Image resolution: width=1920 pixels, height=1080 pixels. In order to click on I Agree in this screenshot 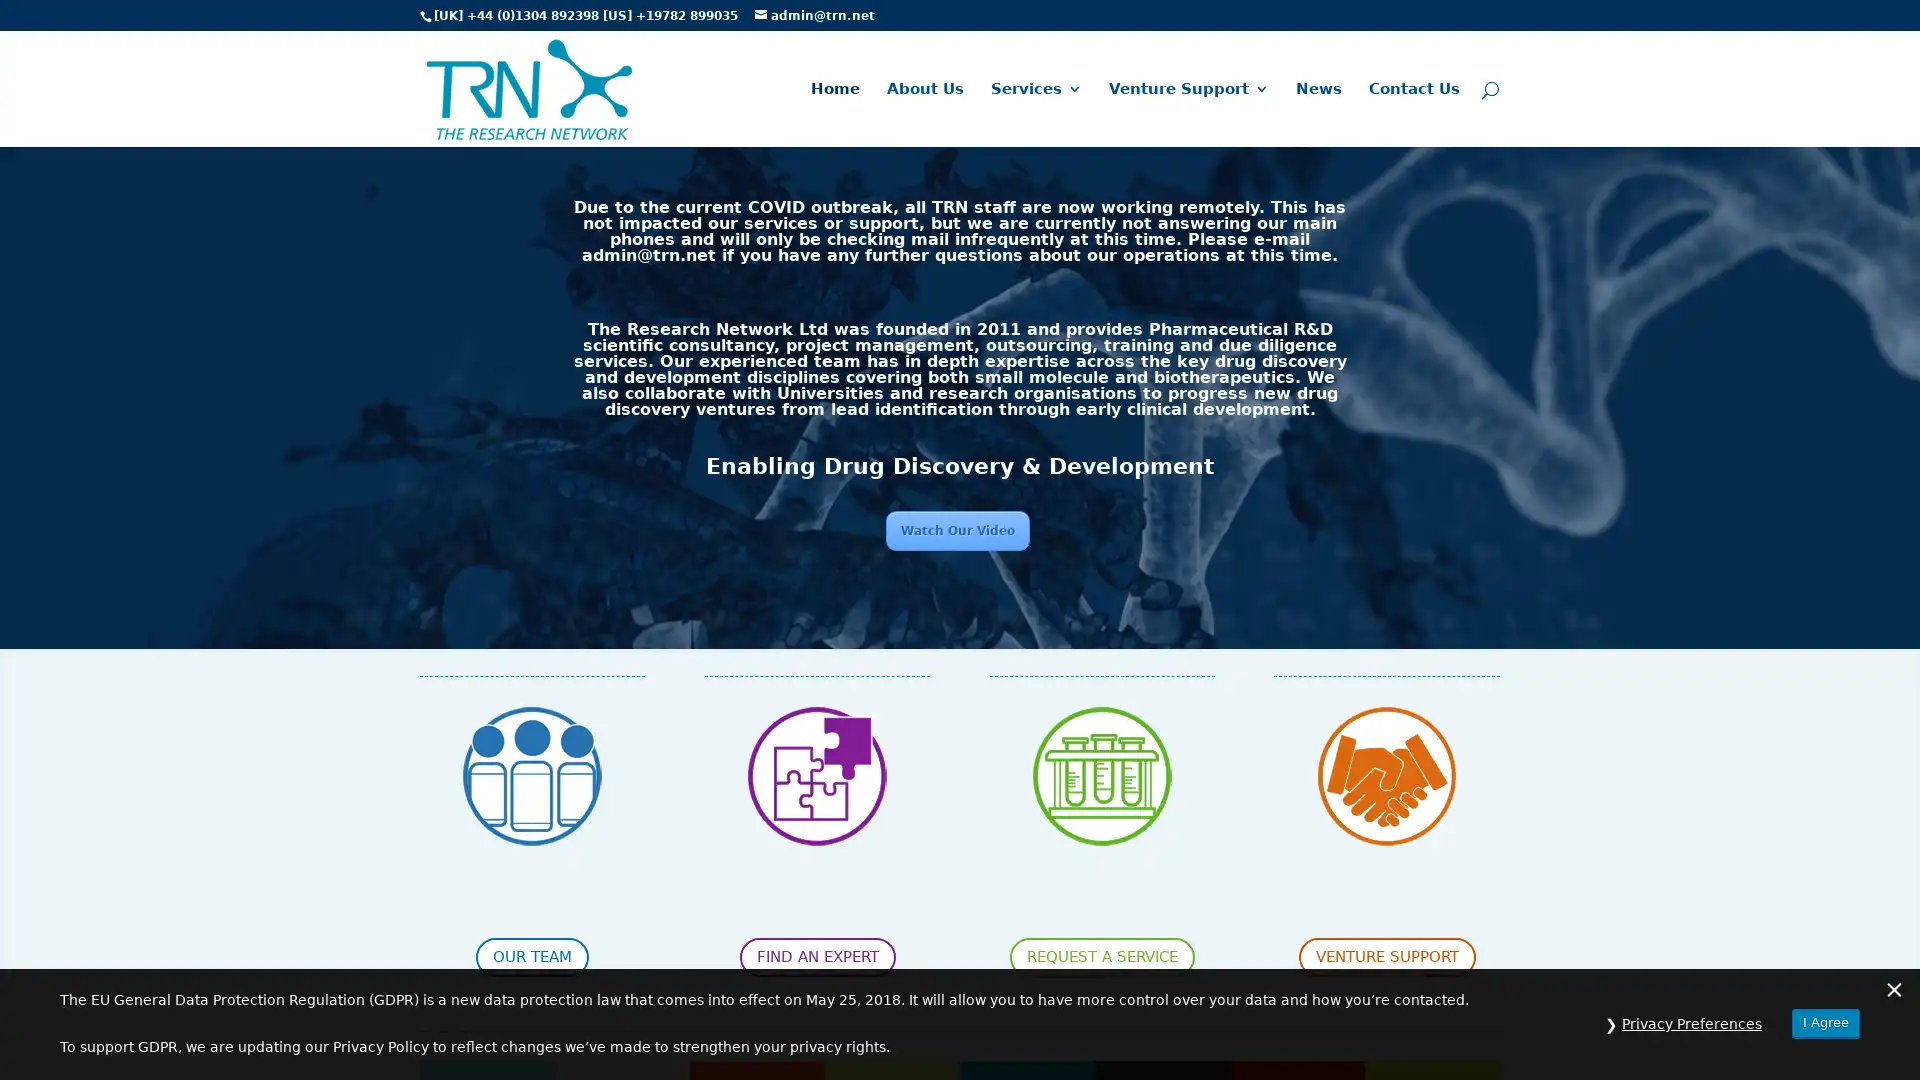, I will do `click(1825, 1022)`.